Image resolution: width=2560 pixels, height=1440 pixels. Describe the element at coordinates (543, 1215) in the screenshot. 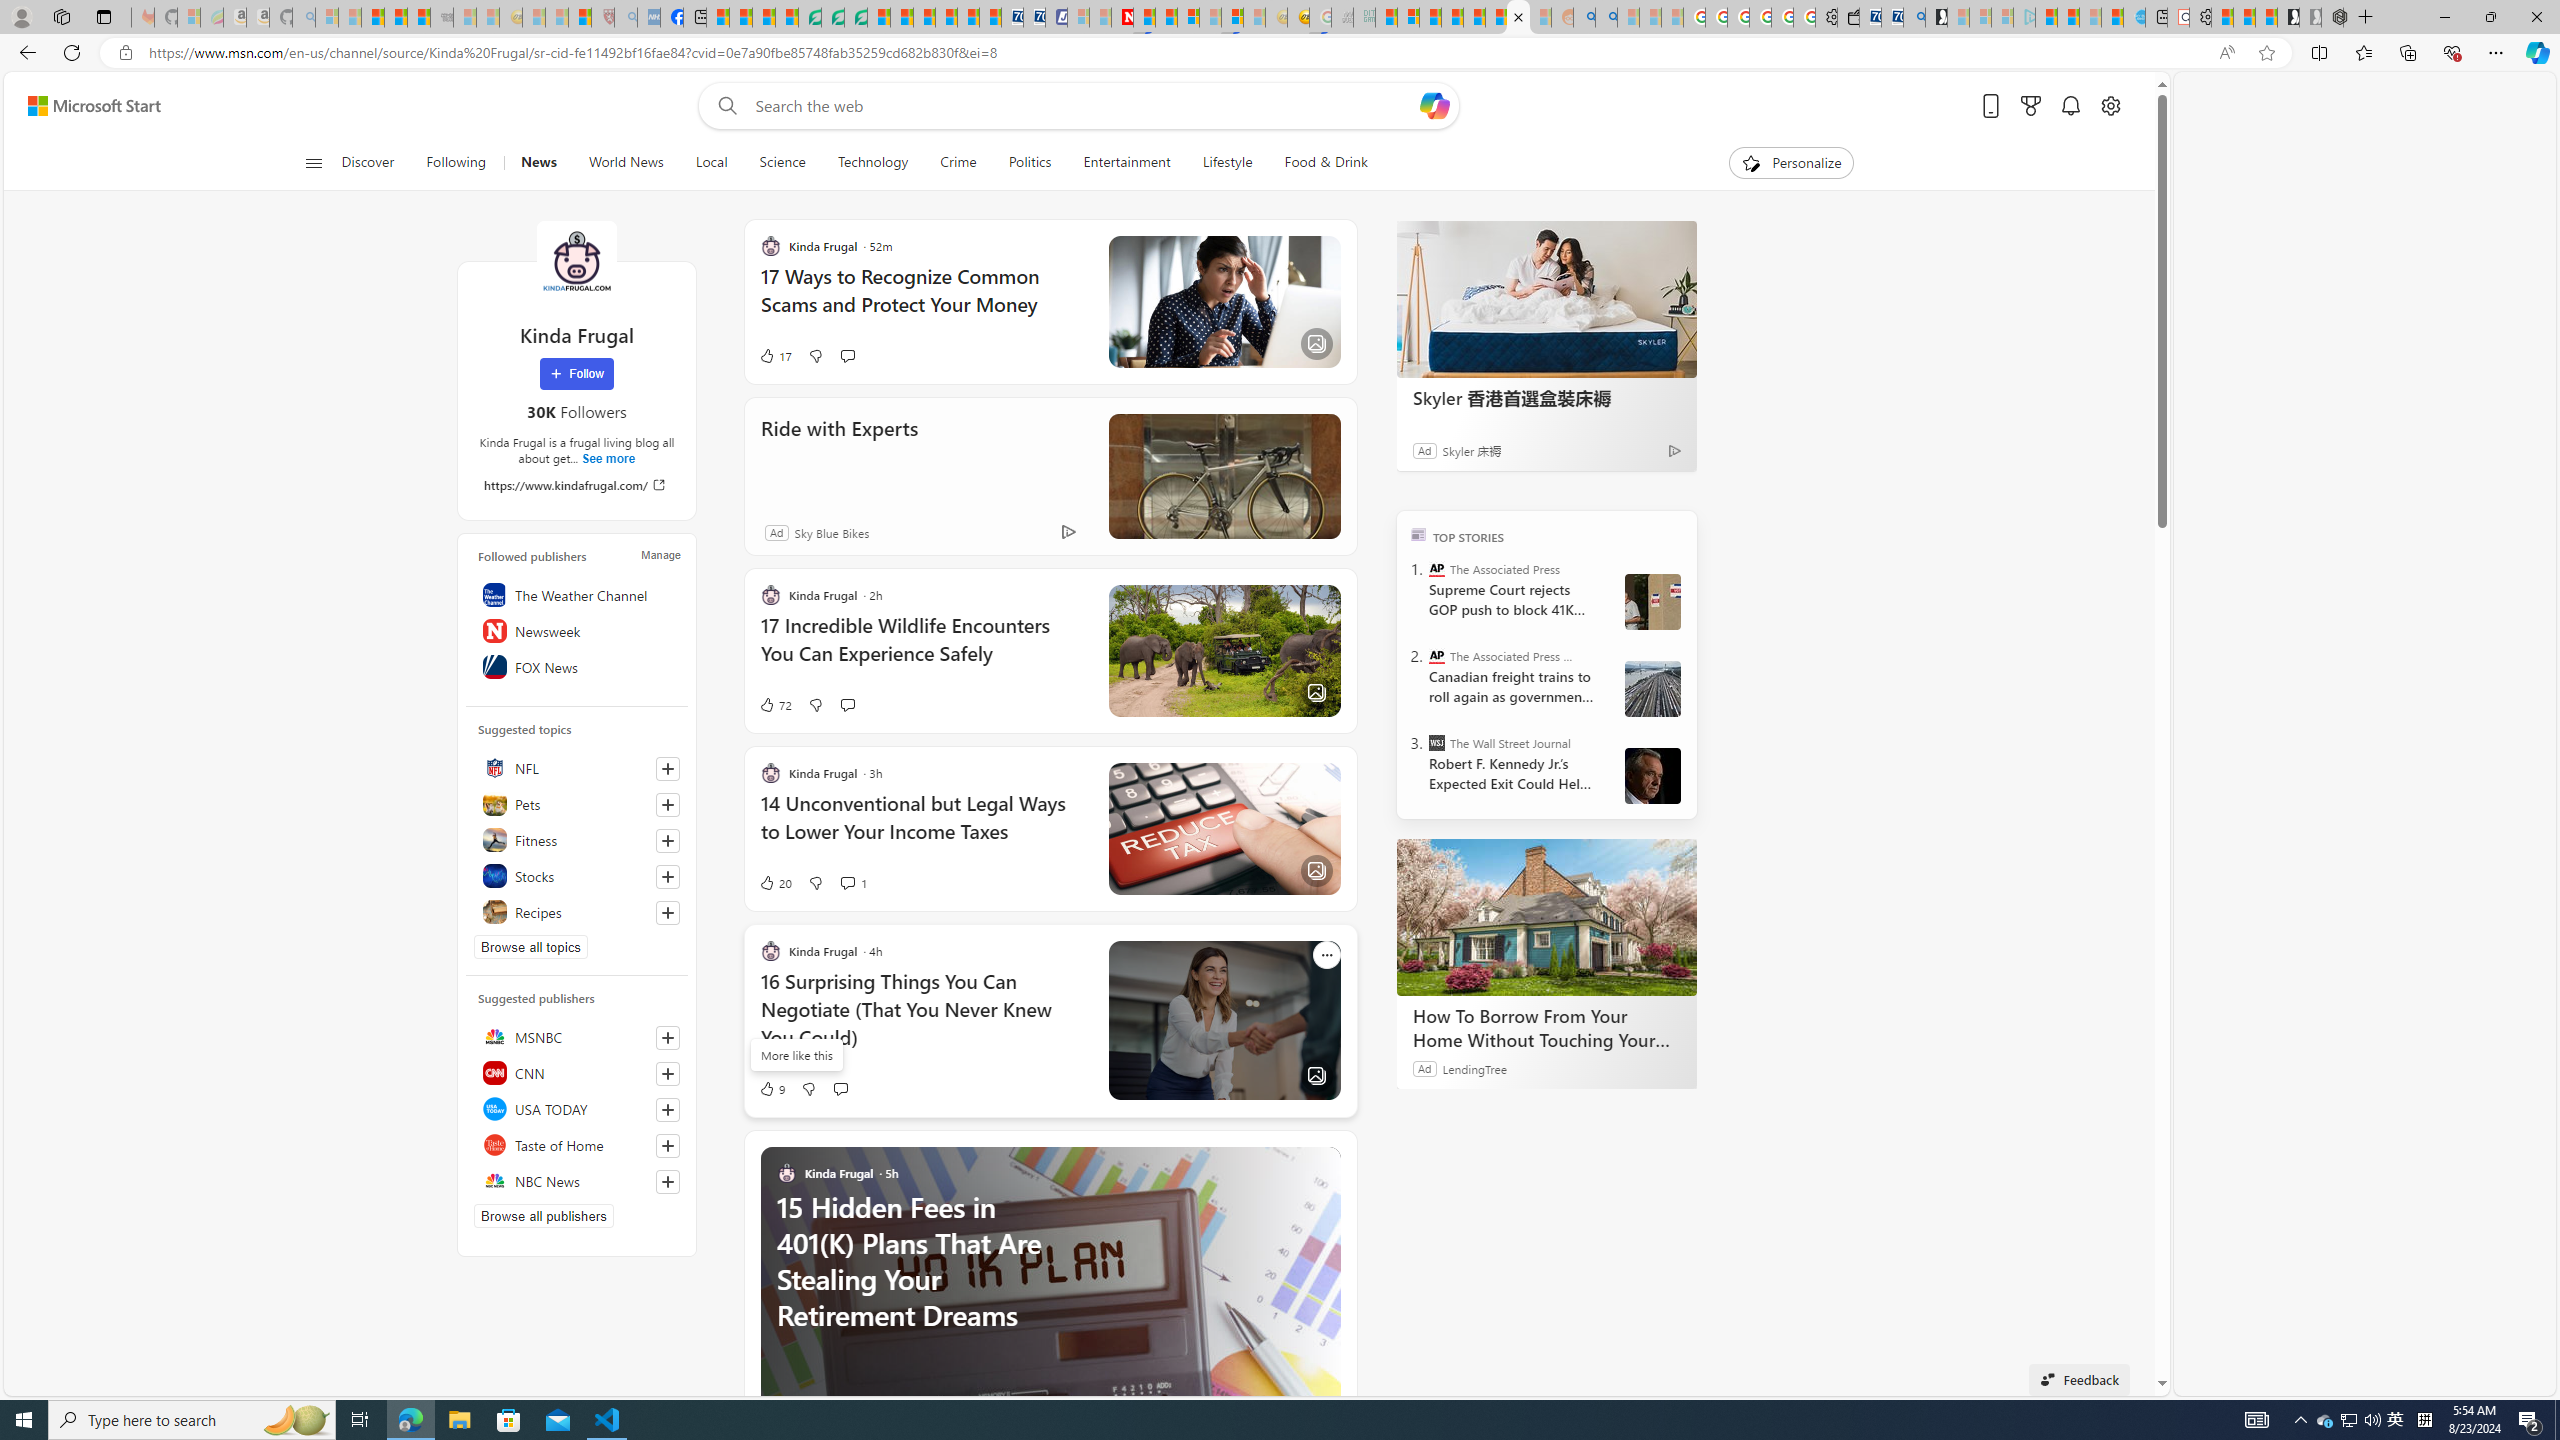

I see `'Browse all publishers'` at that location.